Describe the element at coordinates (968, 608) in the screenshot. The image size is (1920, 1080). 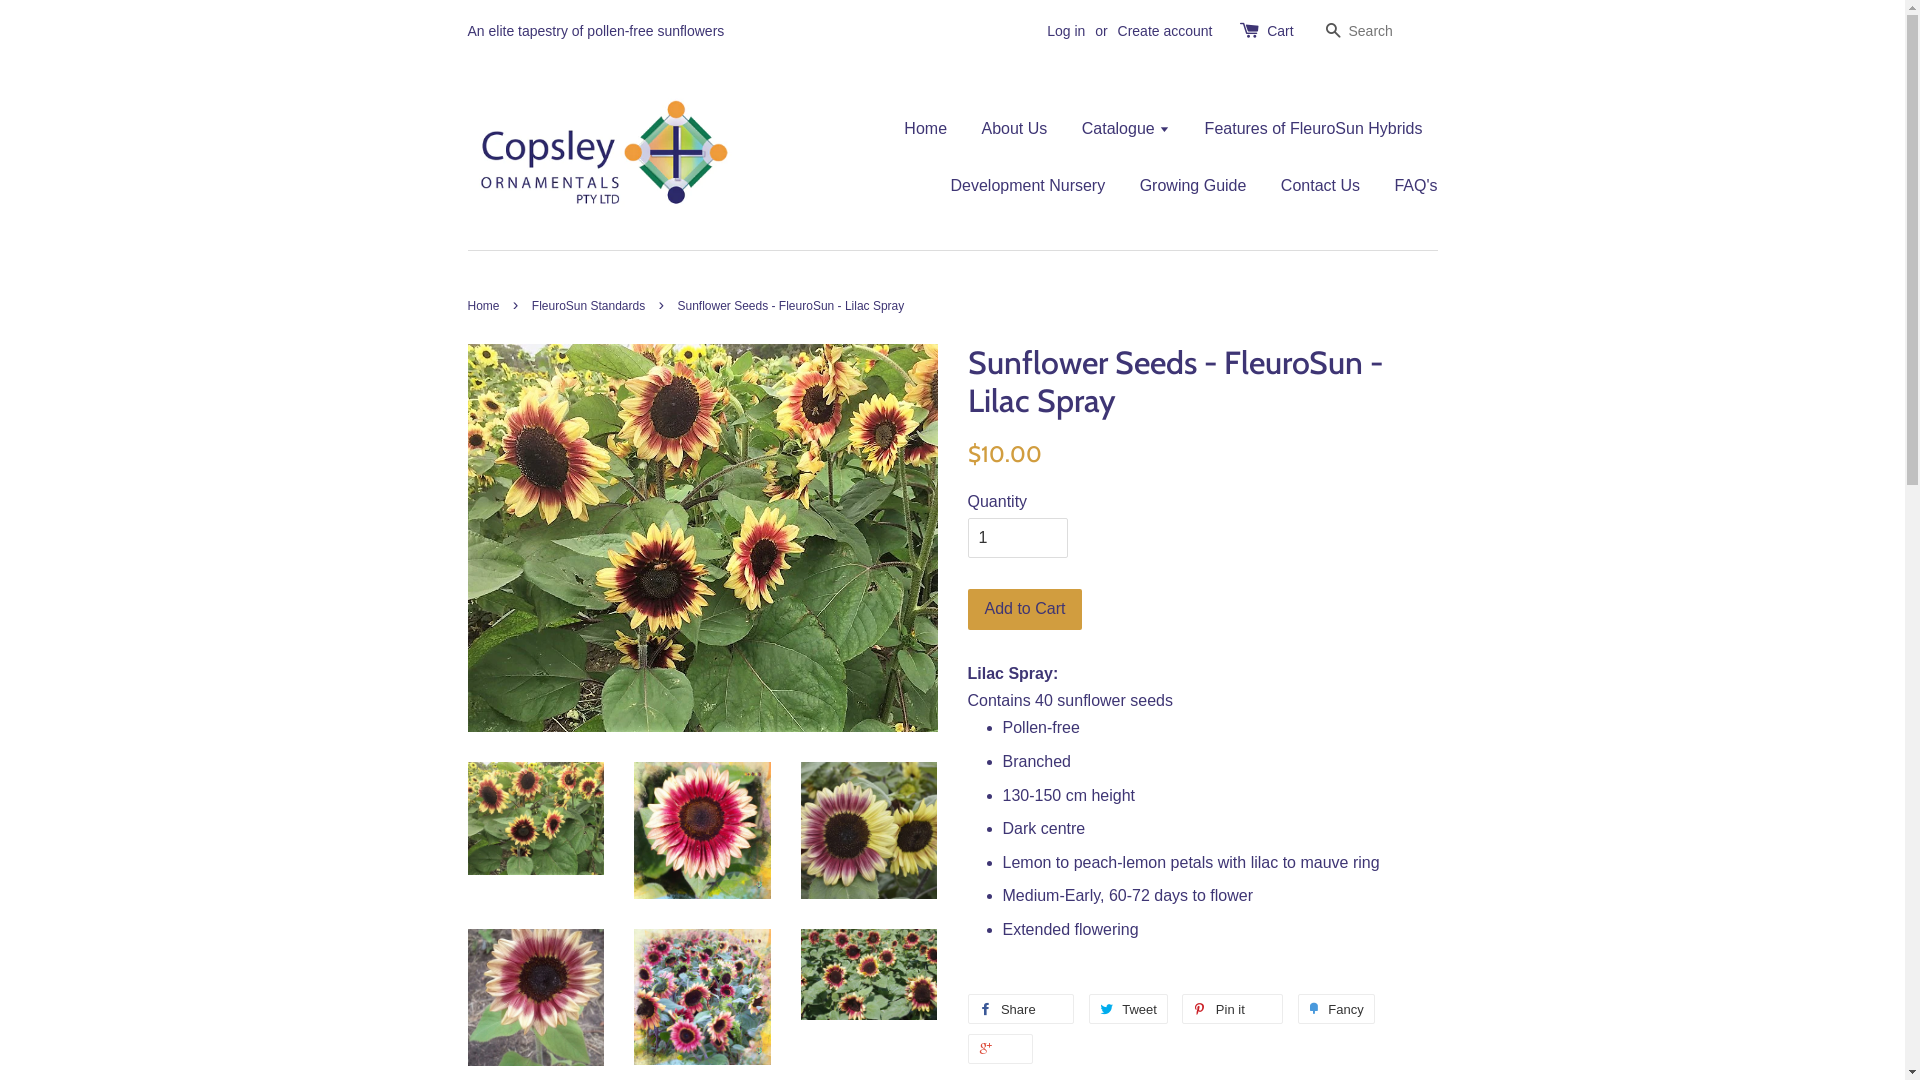
I see `'Add to Cart'` at that location.